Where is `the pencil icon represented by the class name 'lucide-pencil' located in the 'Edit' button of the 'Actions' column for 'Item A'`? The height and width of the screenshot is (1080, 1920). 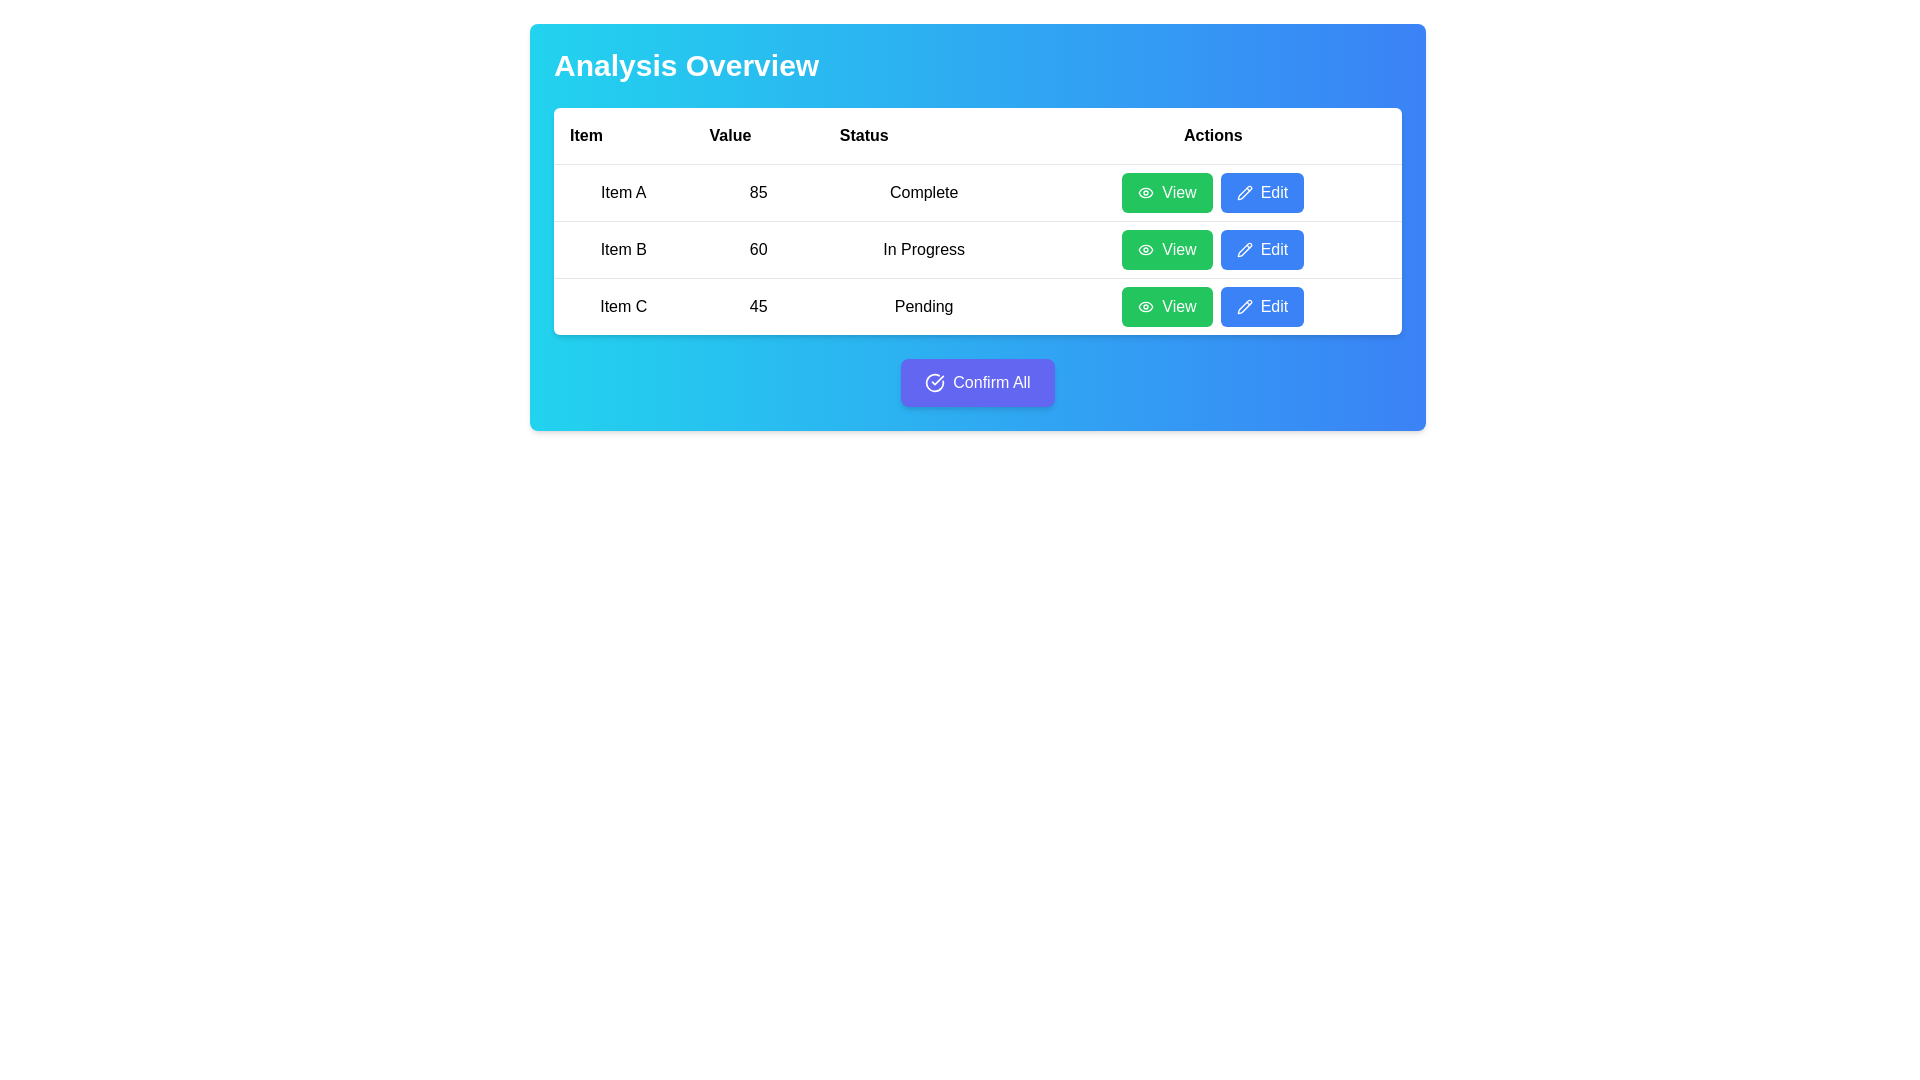 the pencil icon represented by the class name 'lucide-pencil' located in the 'Edit' button of the 'Actions' column for 'Item A' is located at coordinates (1243, 192).